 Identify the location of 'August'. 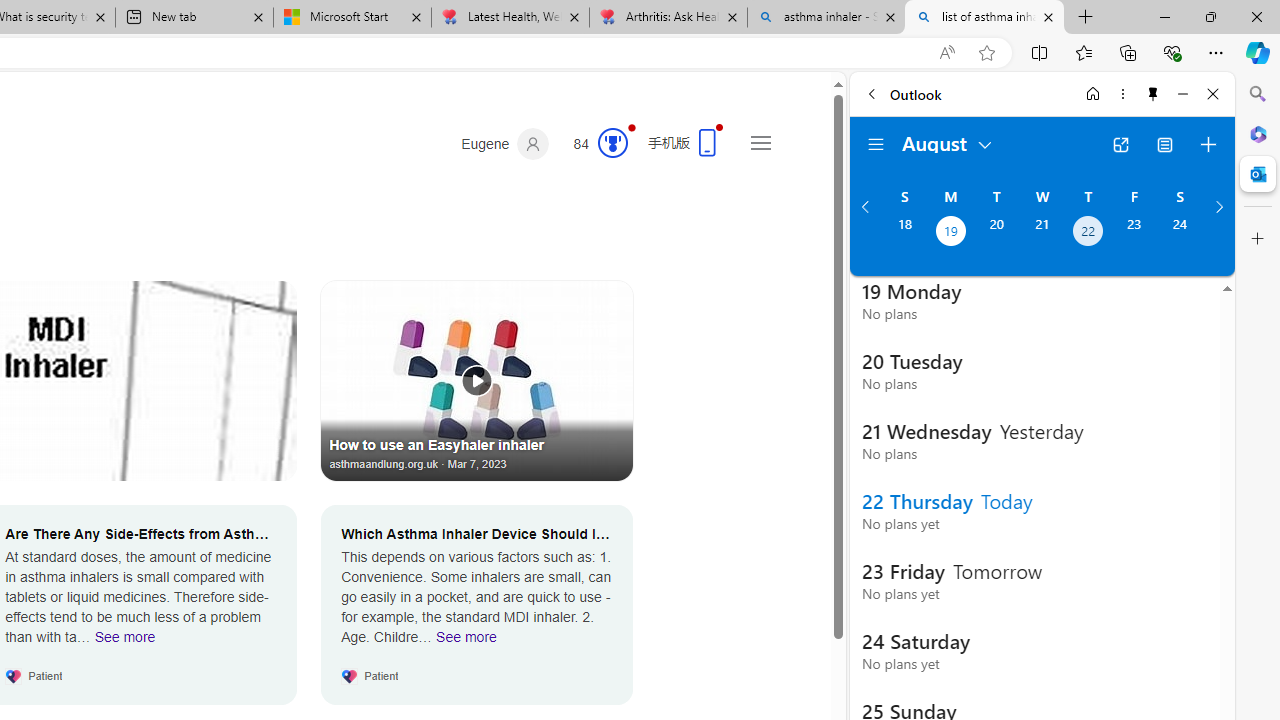
(947, 141).